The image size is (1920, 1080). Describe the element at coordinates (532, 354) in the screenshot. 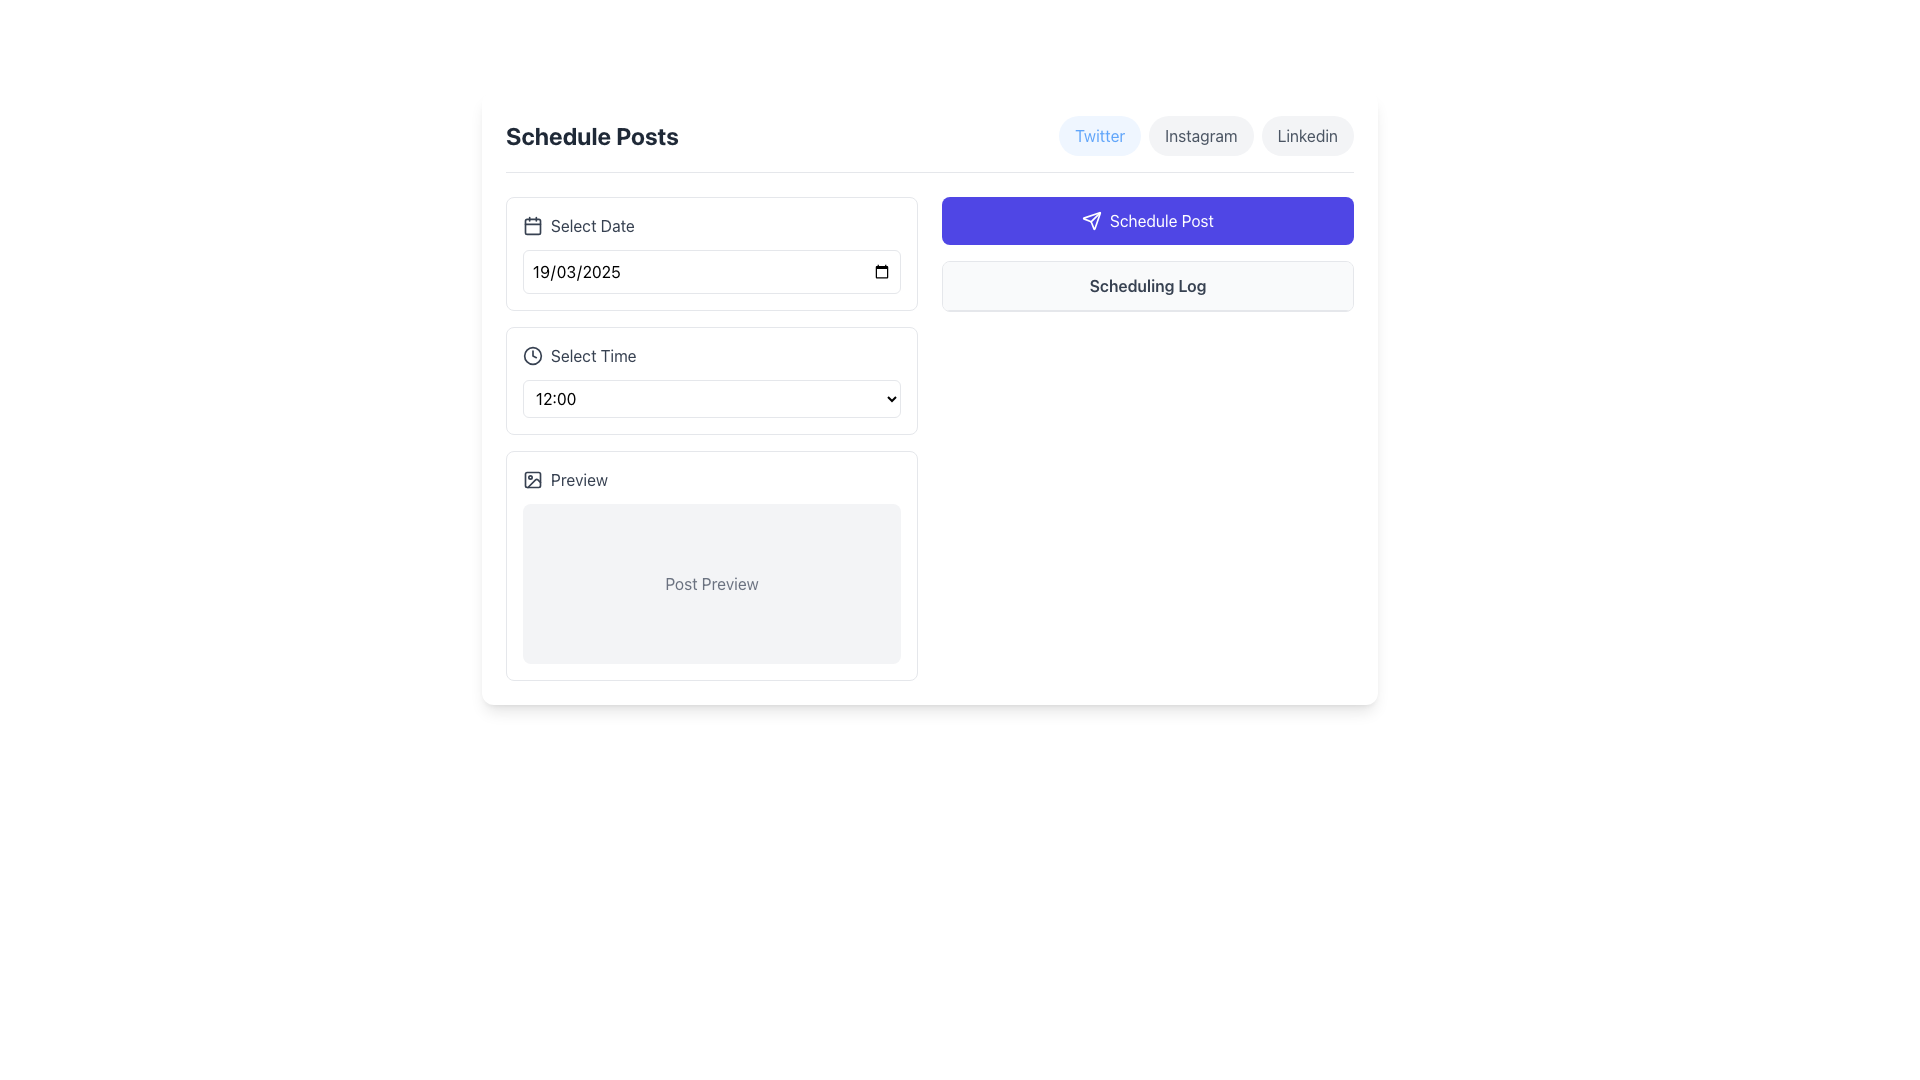

I see `the clock-shaped icon rendered in a minimalist line-art style, which is located to the left of the 'Select Time' label in the 'Select Date' section of the interface` at that location.